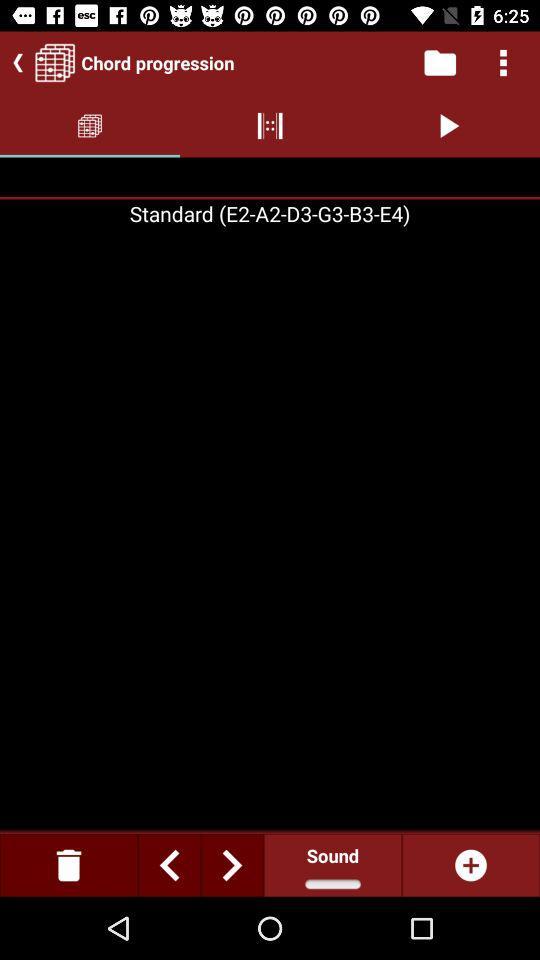 This screenshot has height=960, width=540. Describe the element at coordinates (470, 864) in the screenshot. I see `on` at that location.